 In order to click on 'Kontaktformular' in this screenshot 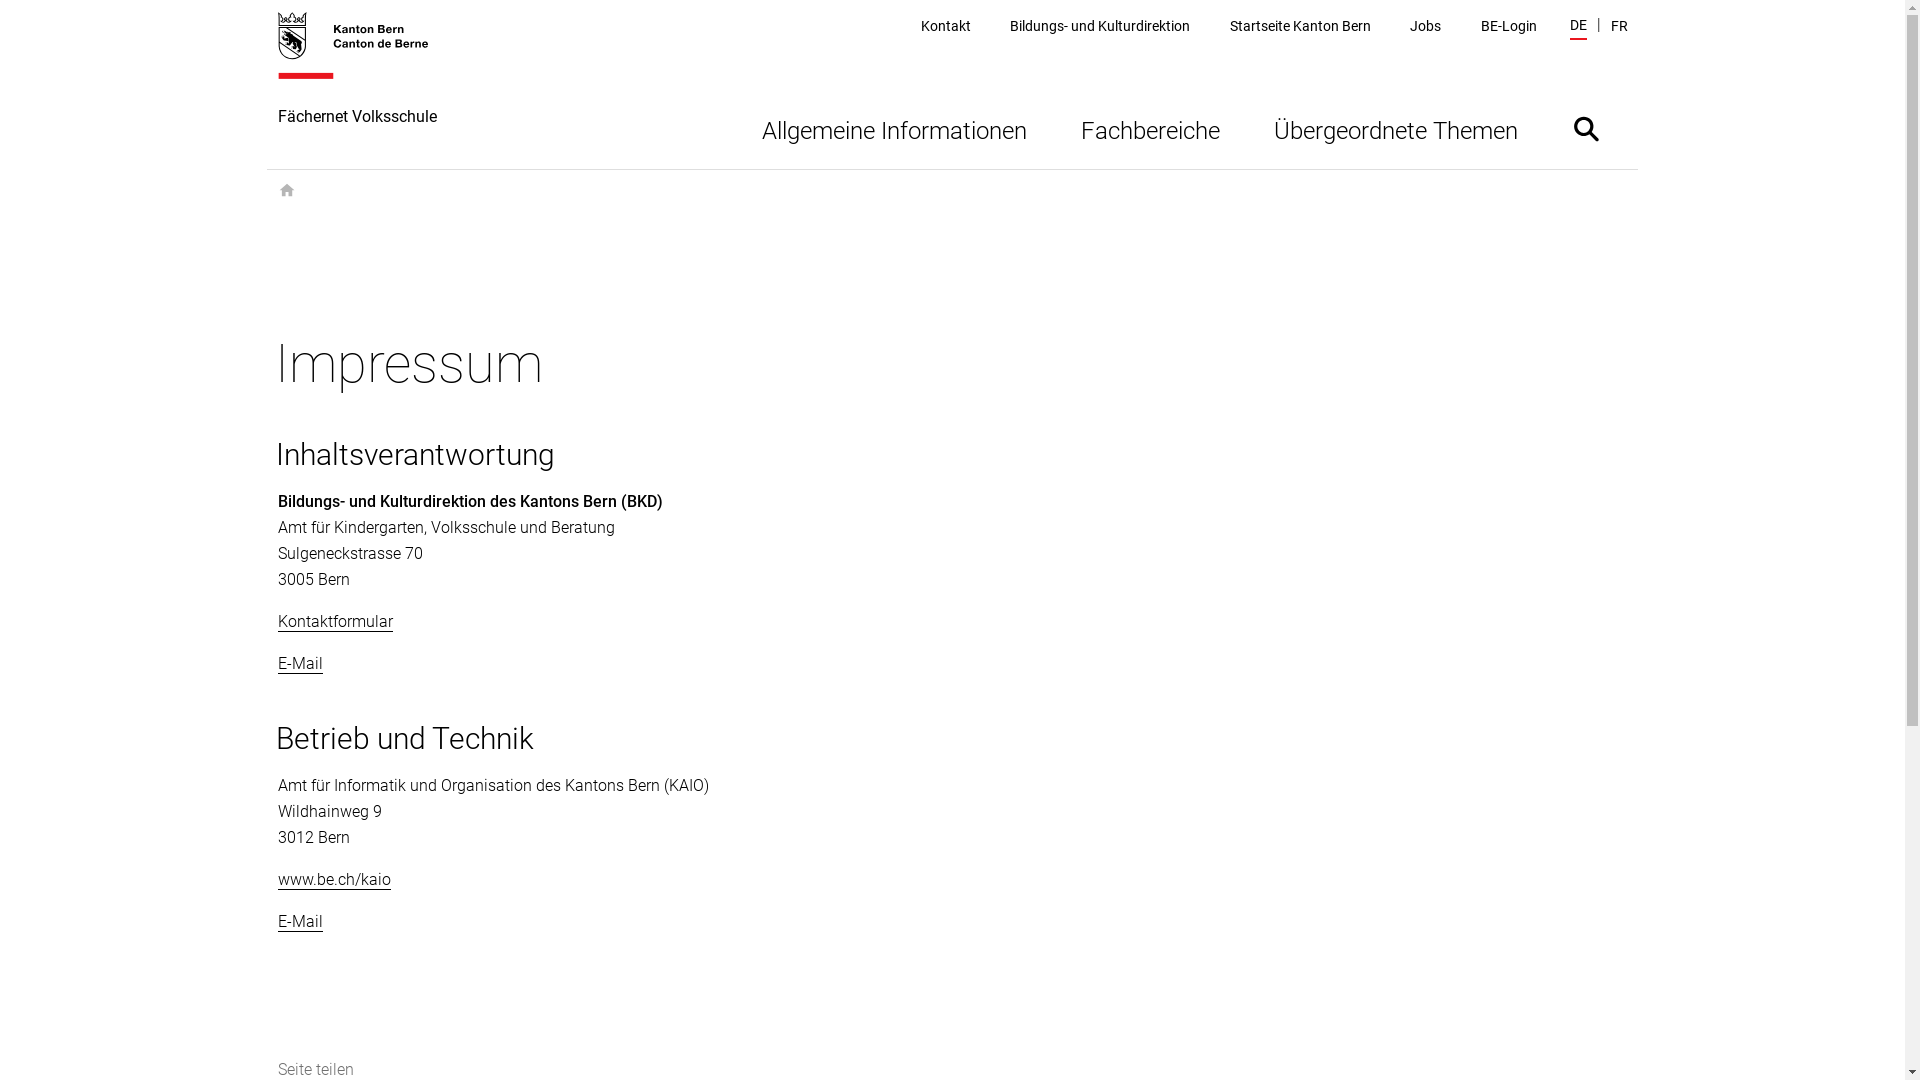, I will do `click(335, 620)`.